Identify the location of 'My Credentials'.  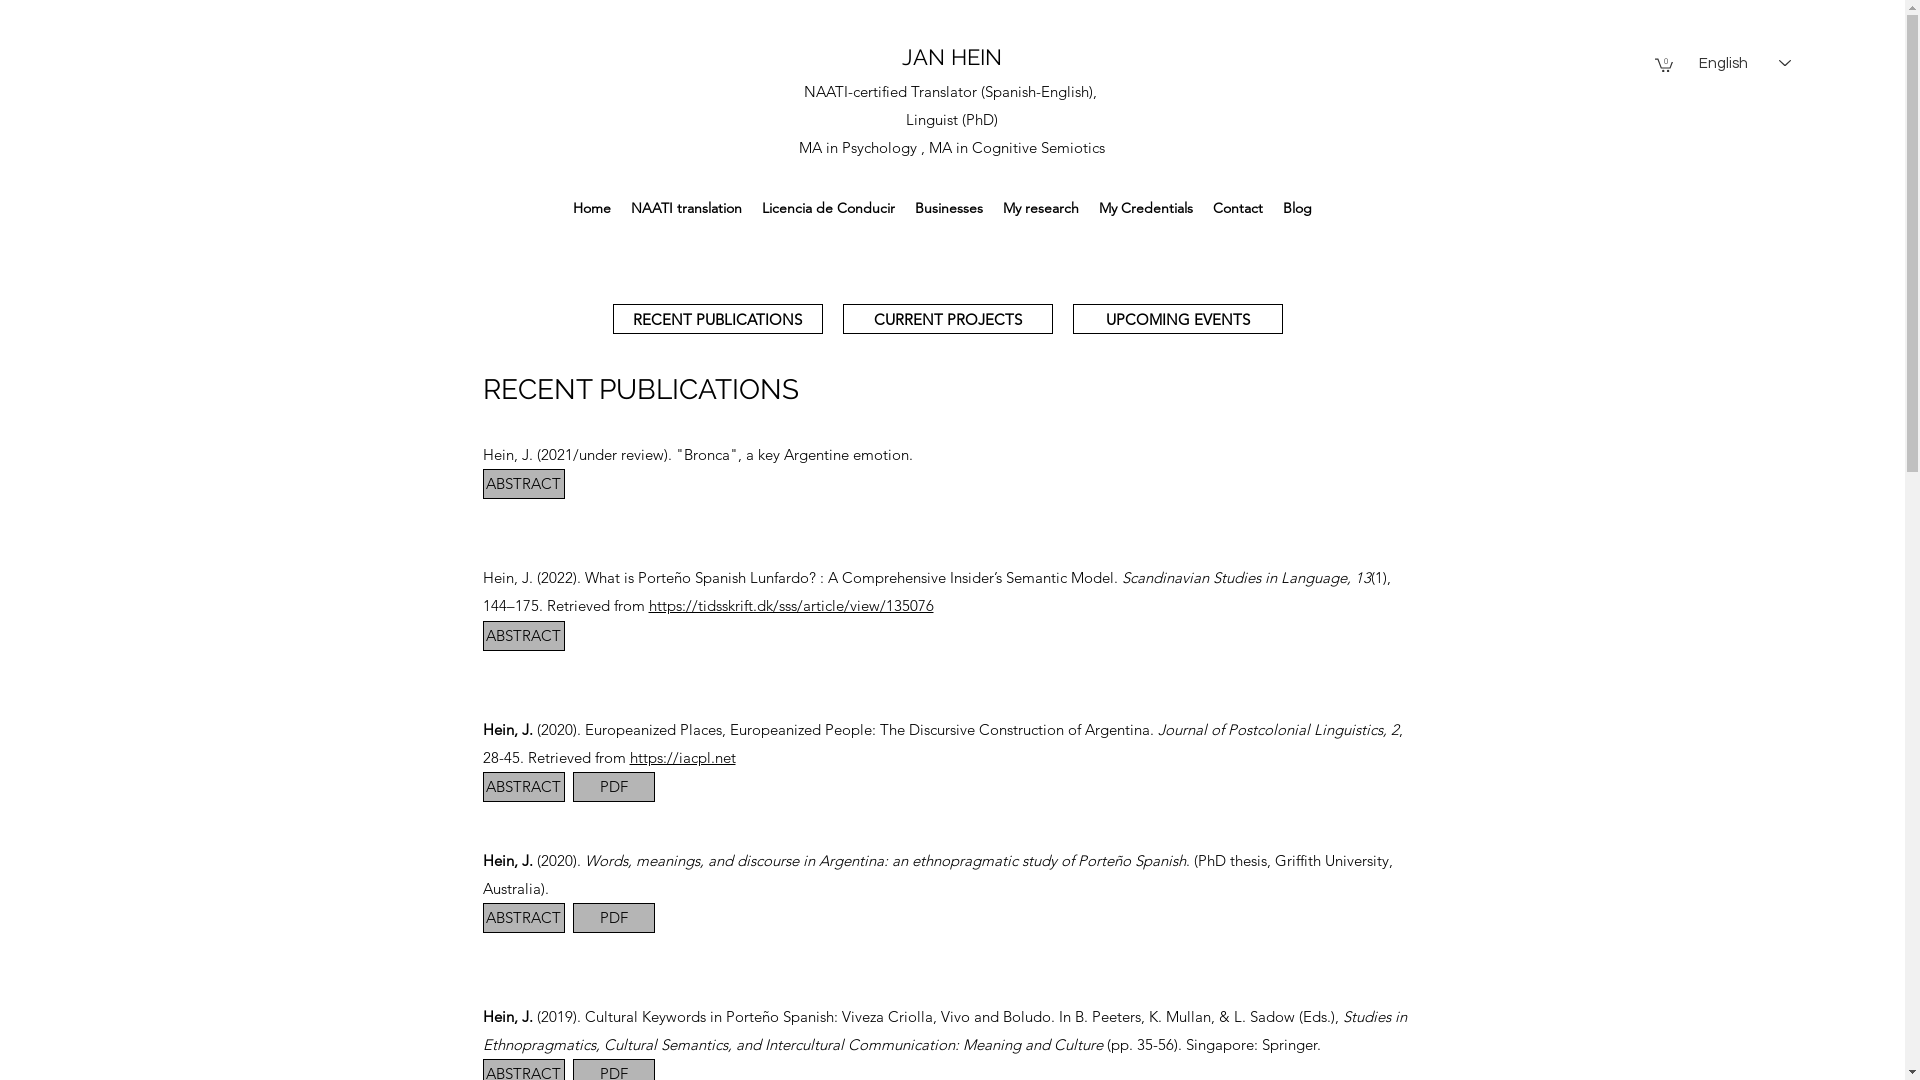
(1146, 208).